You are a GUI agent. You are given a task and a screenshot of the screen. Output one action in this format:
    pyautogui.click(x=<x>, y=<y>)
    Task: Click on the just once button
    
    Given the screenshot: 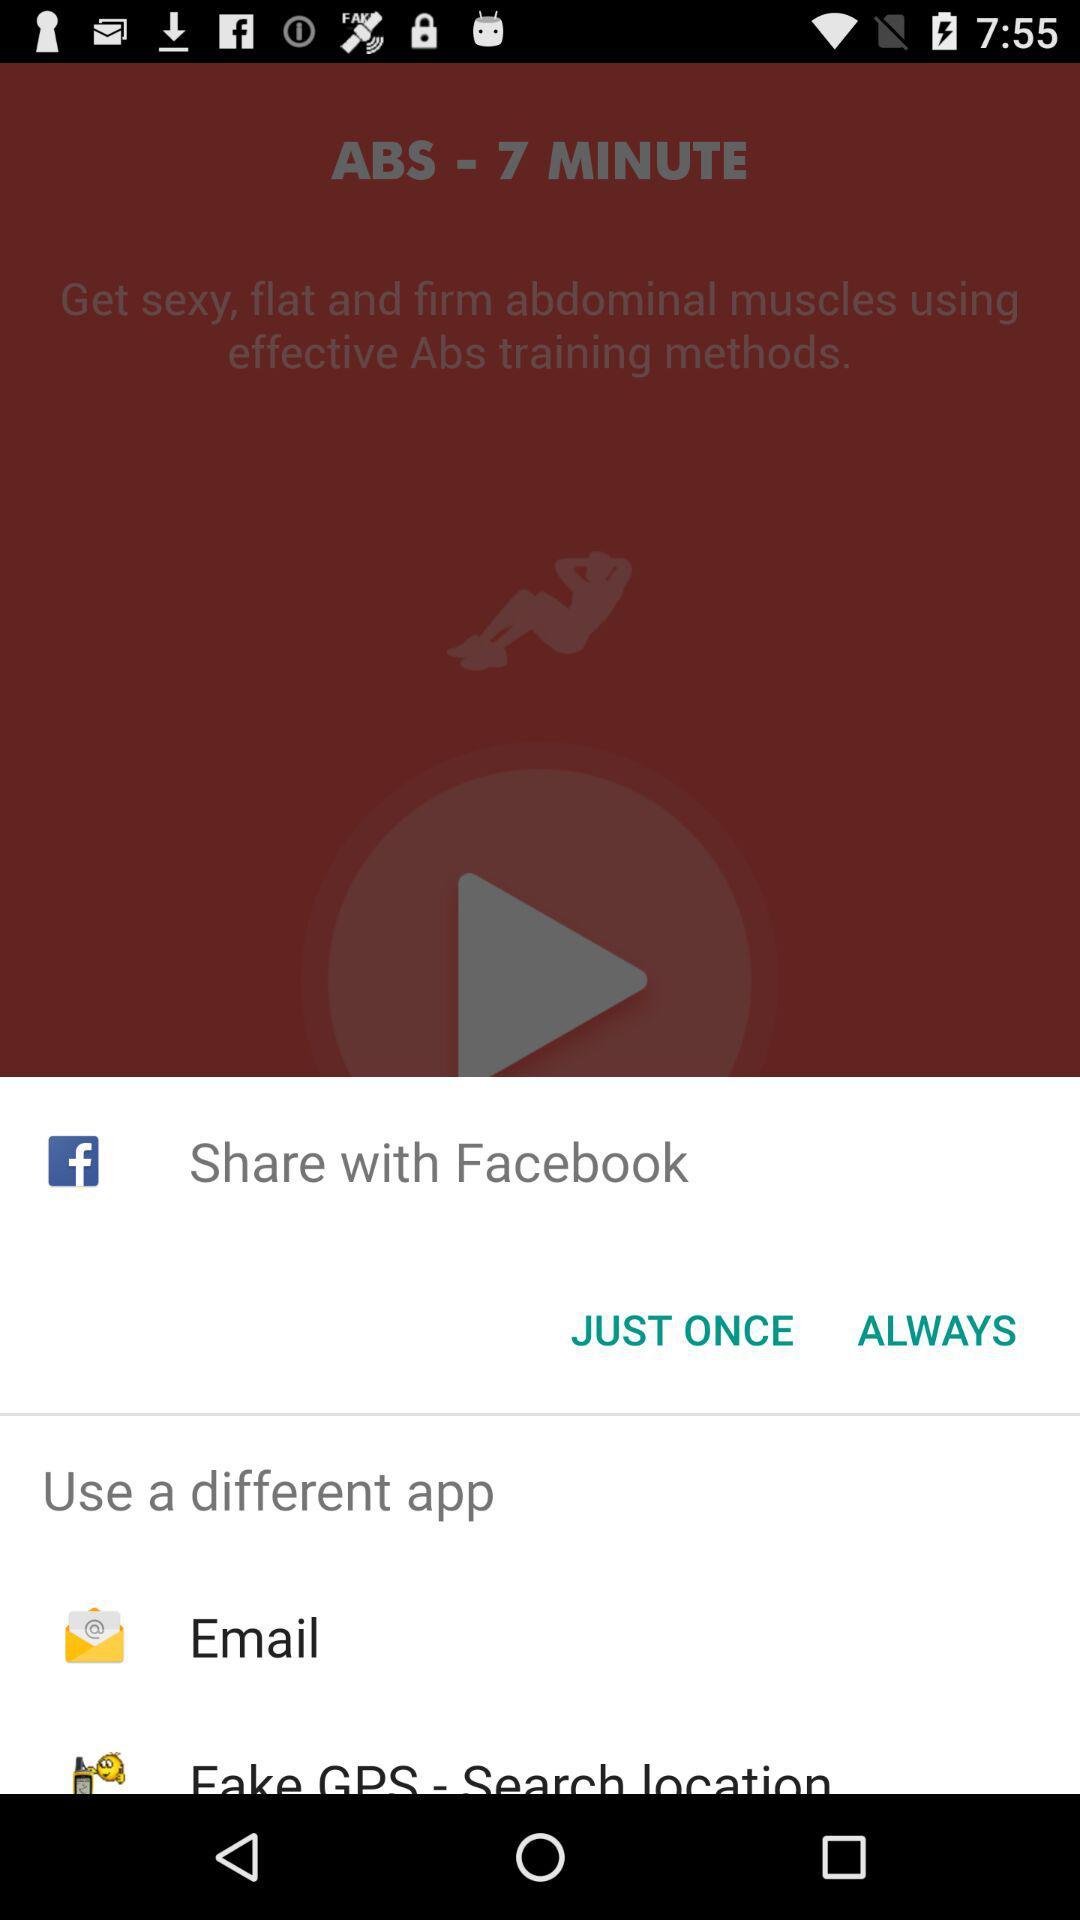 What is the action you would take?
    pyautogui.click(x=681, y=1329)
    